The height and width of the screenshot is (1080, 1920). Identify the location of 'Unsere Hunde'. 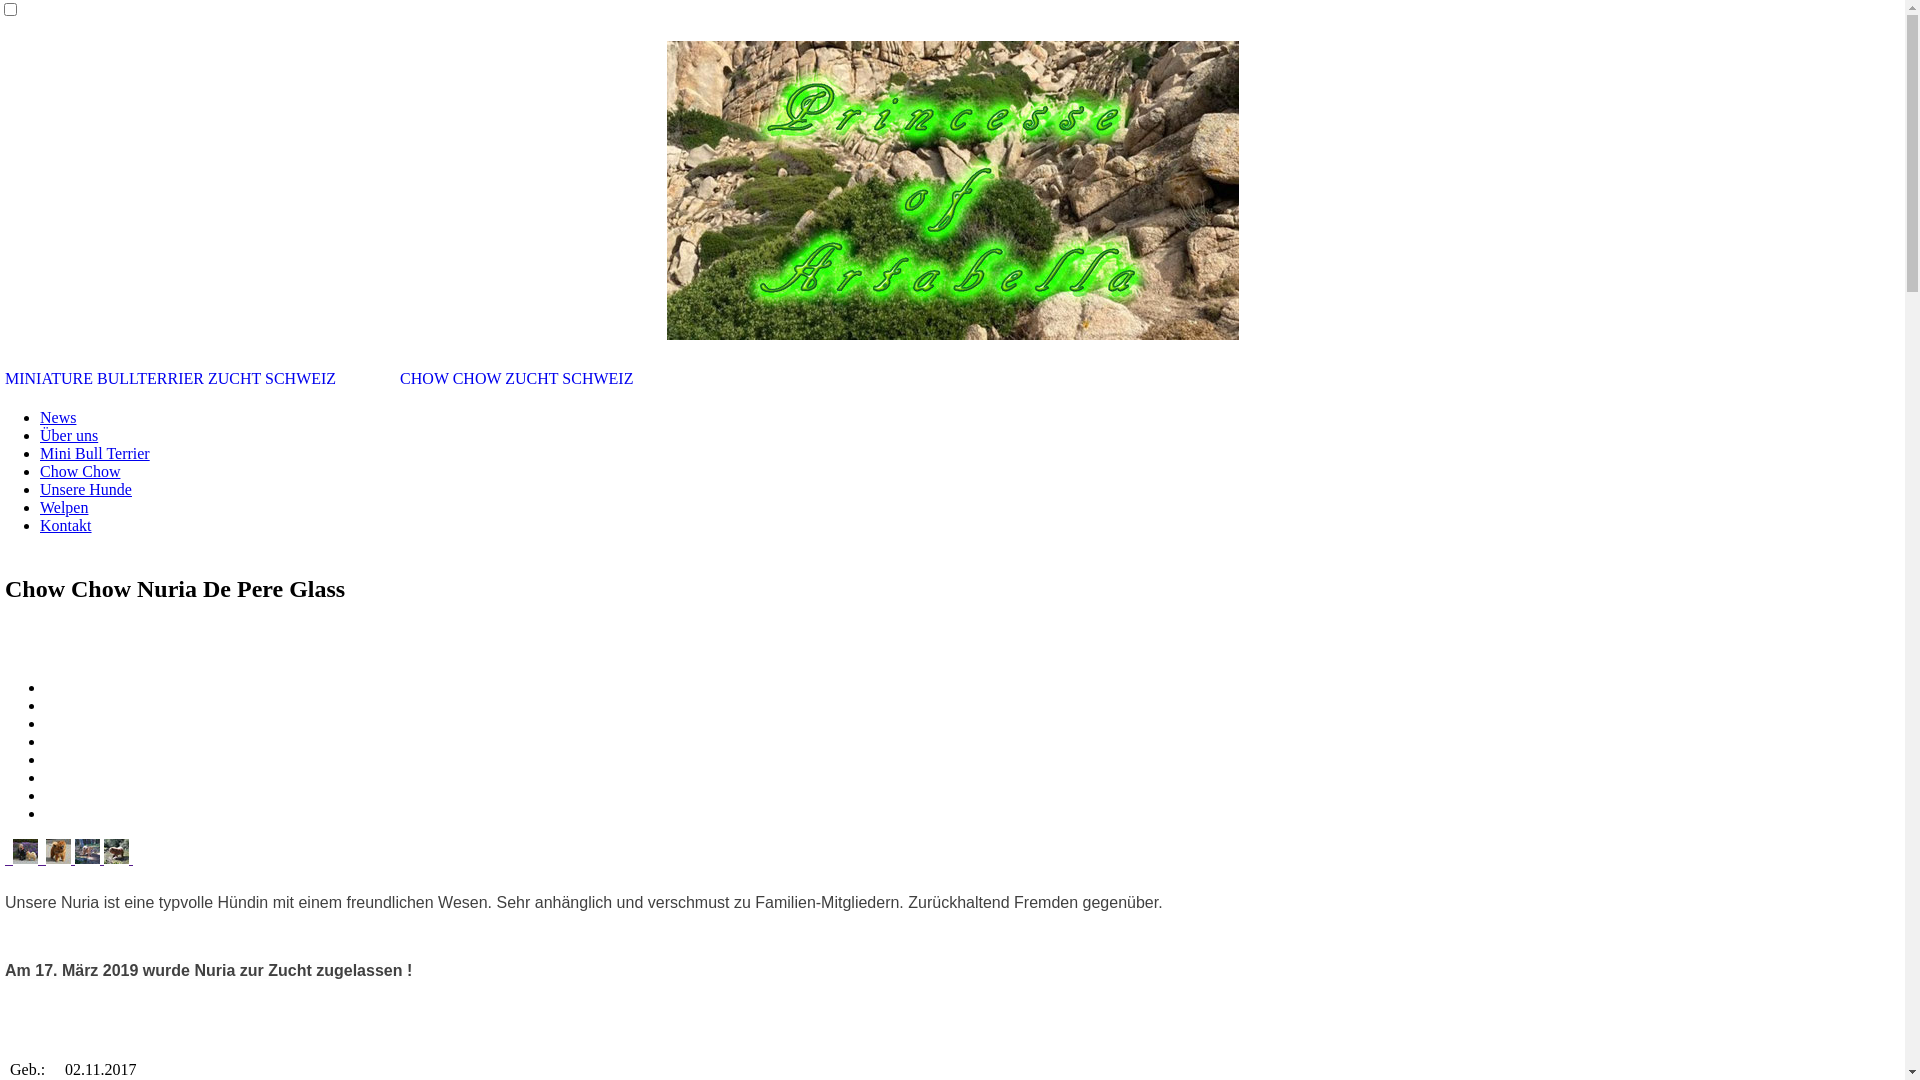
(85, 489).